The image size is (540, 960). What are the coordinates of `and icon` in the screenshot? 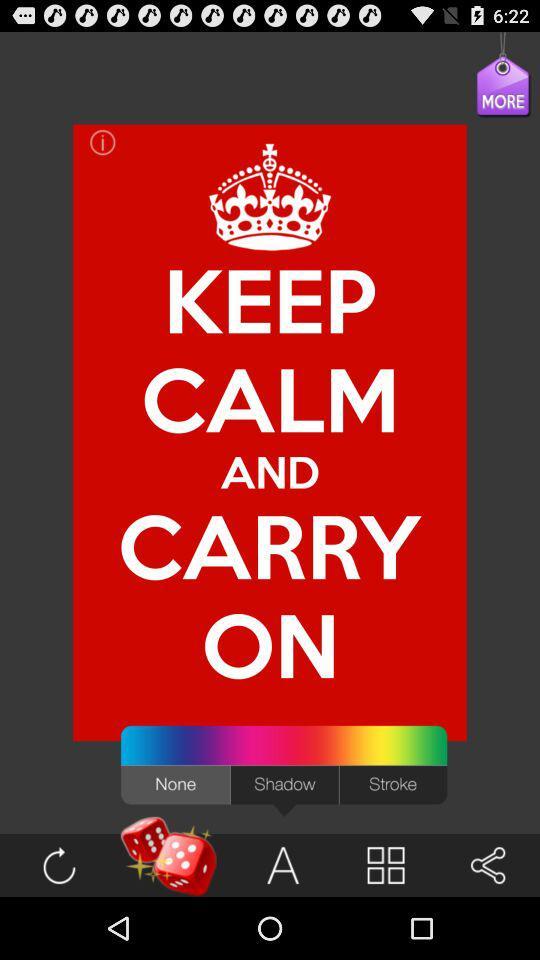 It's located at (270, 471).